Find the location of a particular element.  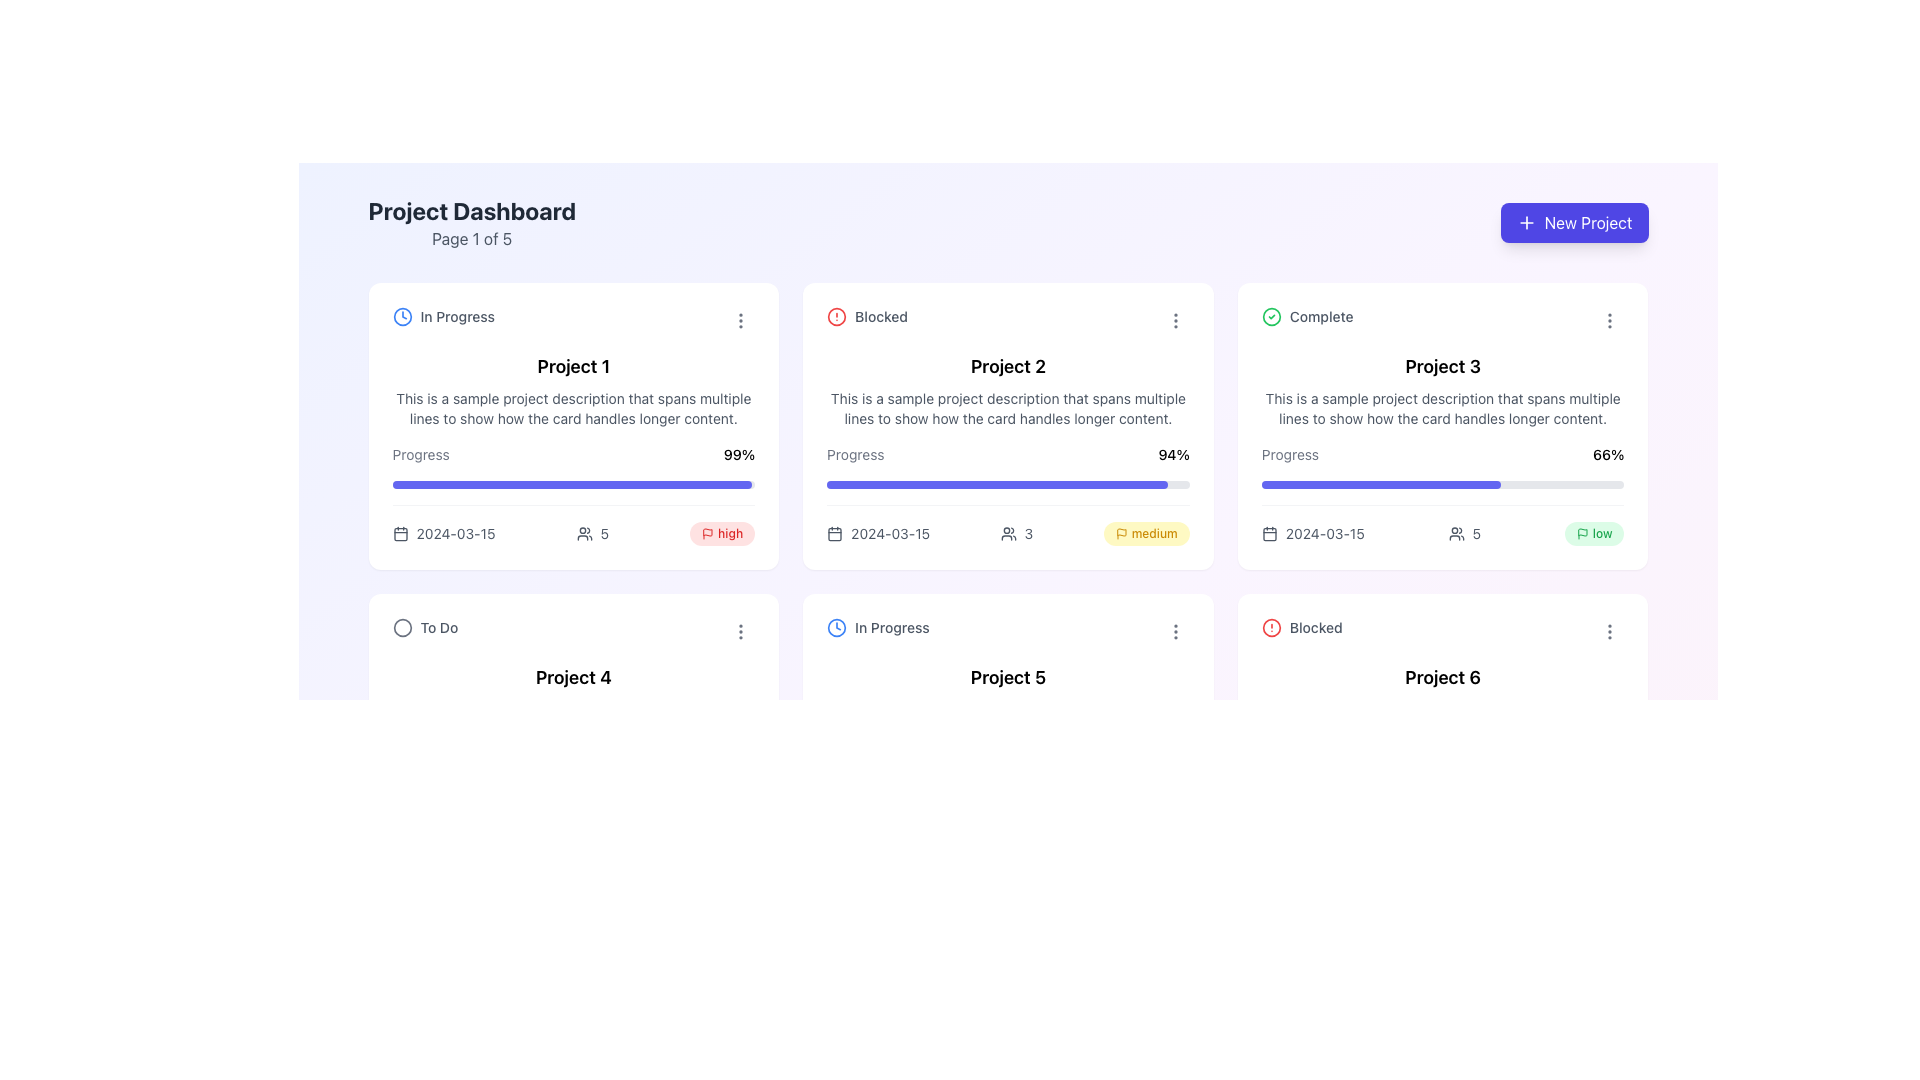

the status label indicating 'Blocked' for the project in the top-left corner of the 'Project 6' card is located at coordinates (1302, 627).